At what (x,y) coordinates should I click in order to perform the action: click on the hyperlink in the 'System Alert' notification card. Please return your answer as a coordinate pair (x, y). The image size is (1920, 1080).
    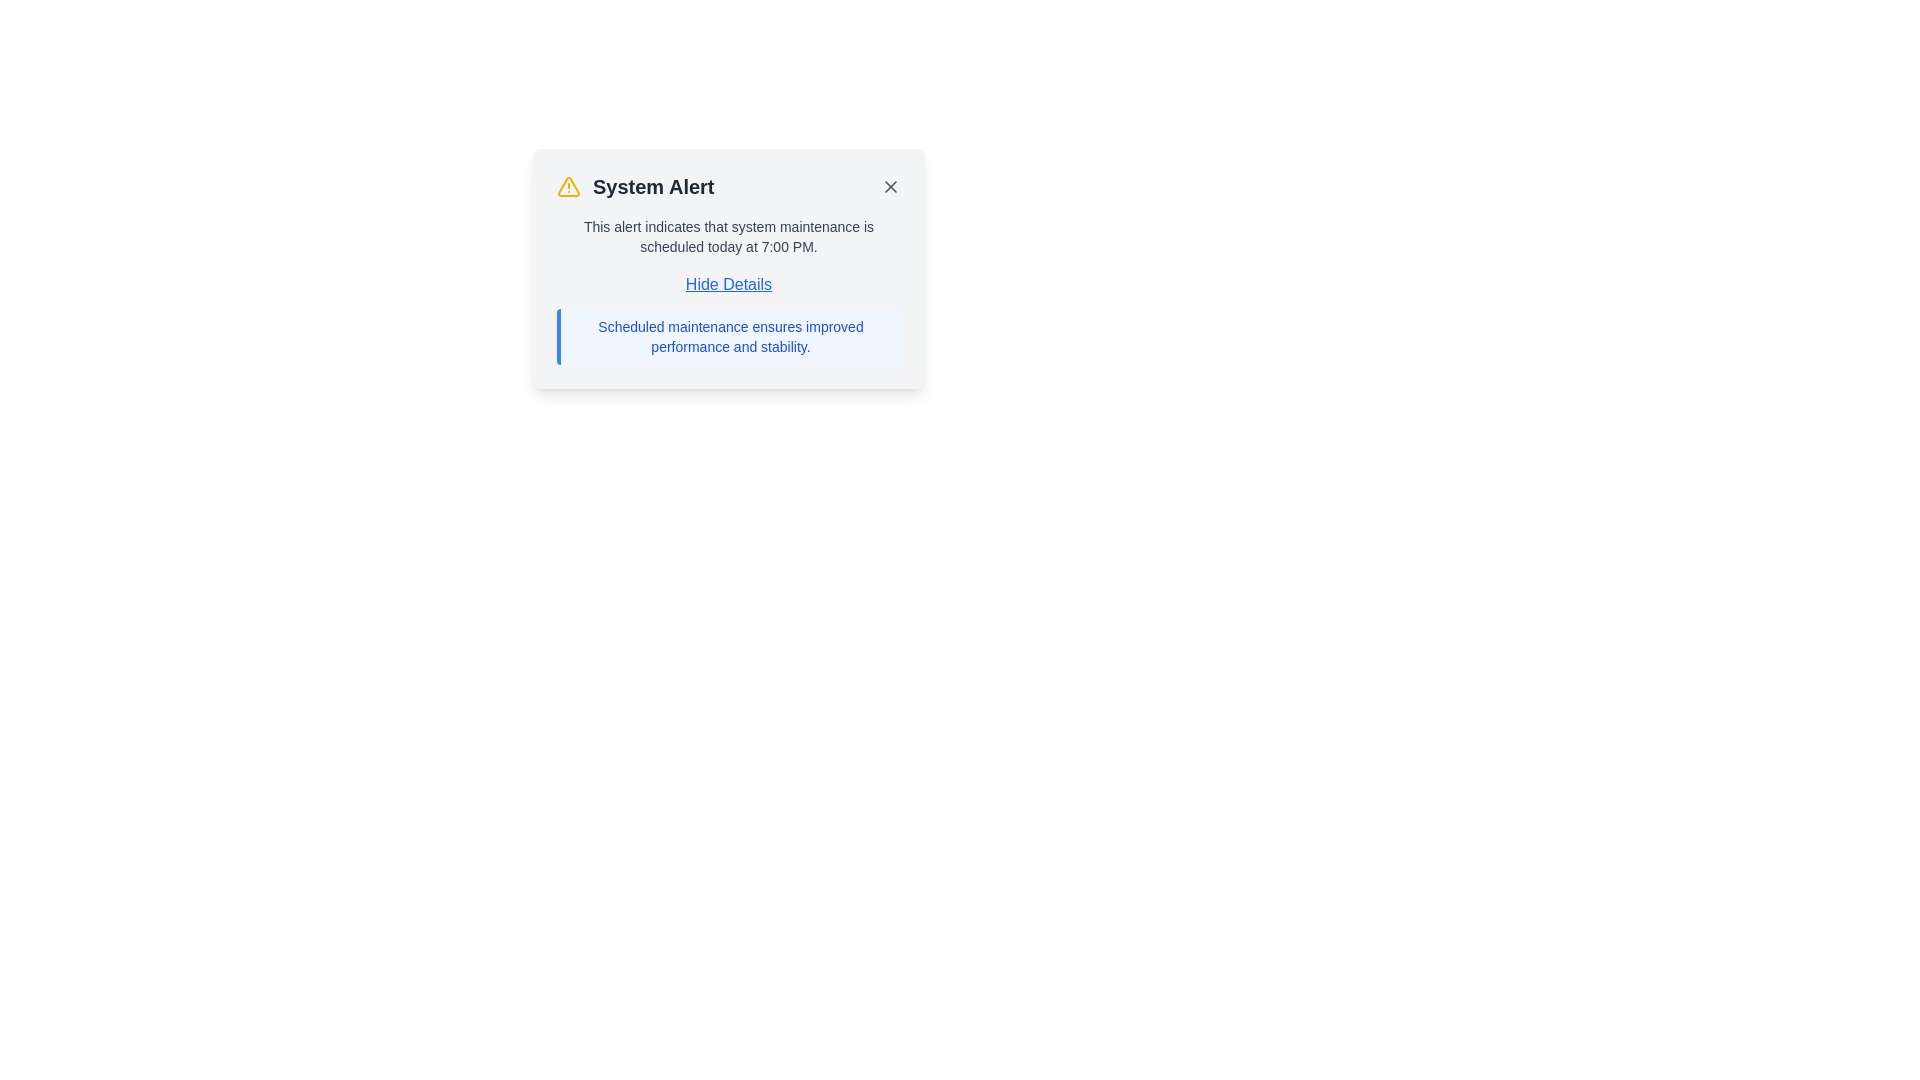
    Looking at the image, I should click on (728, 318).